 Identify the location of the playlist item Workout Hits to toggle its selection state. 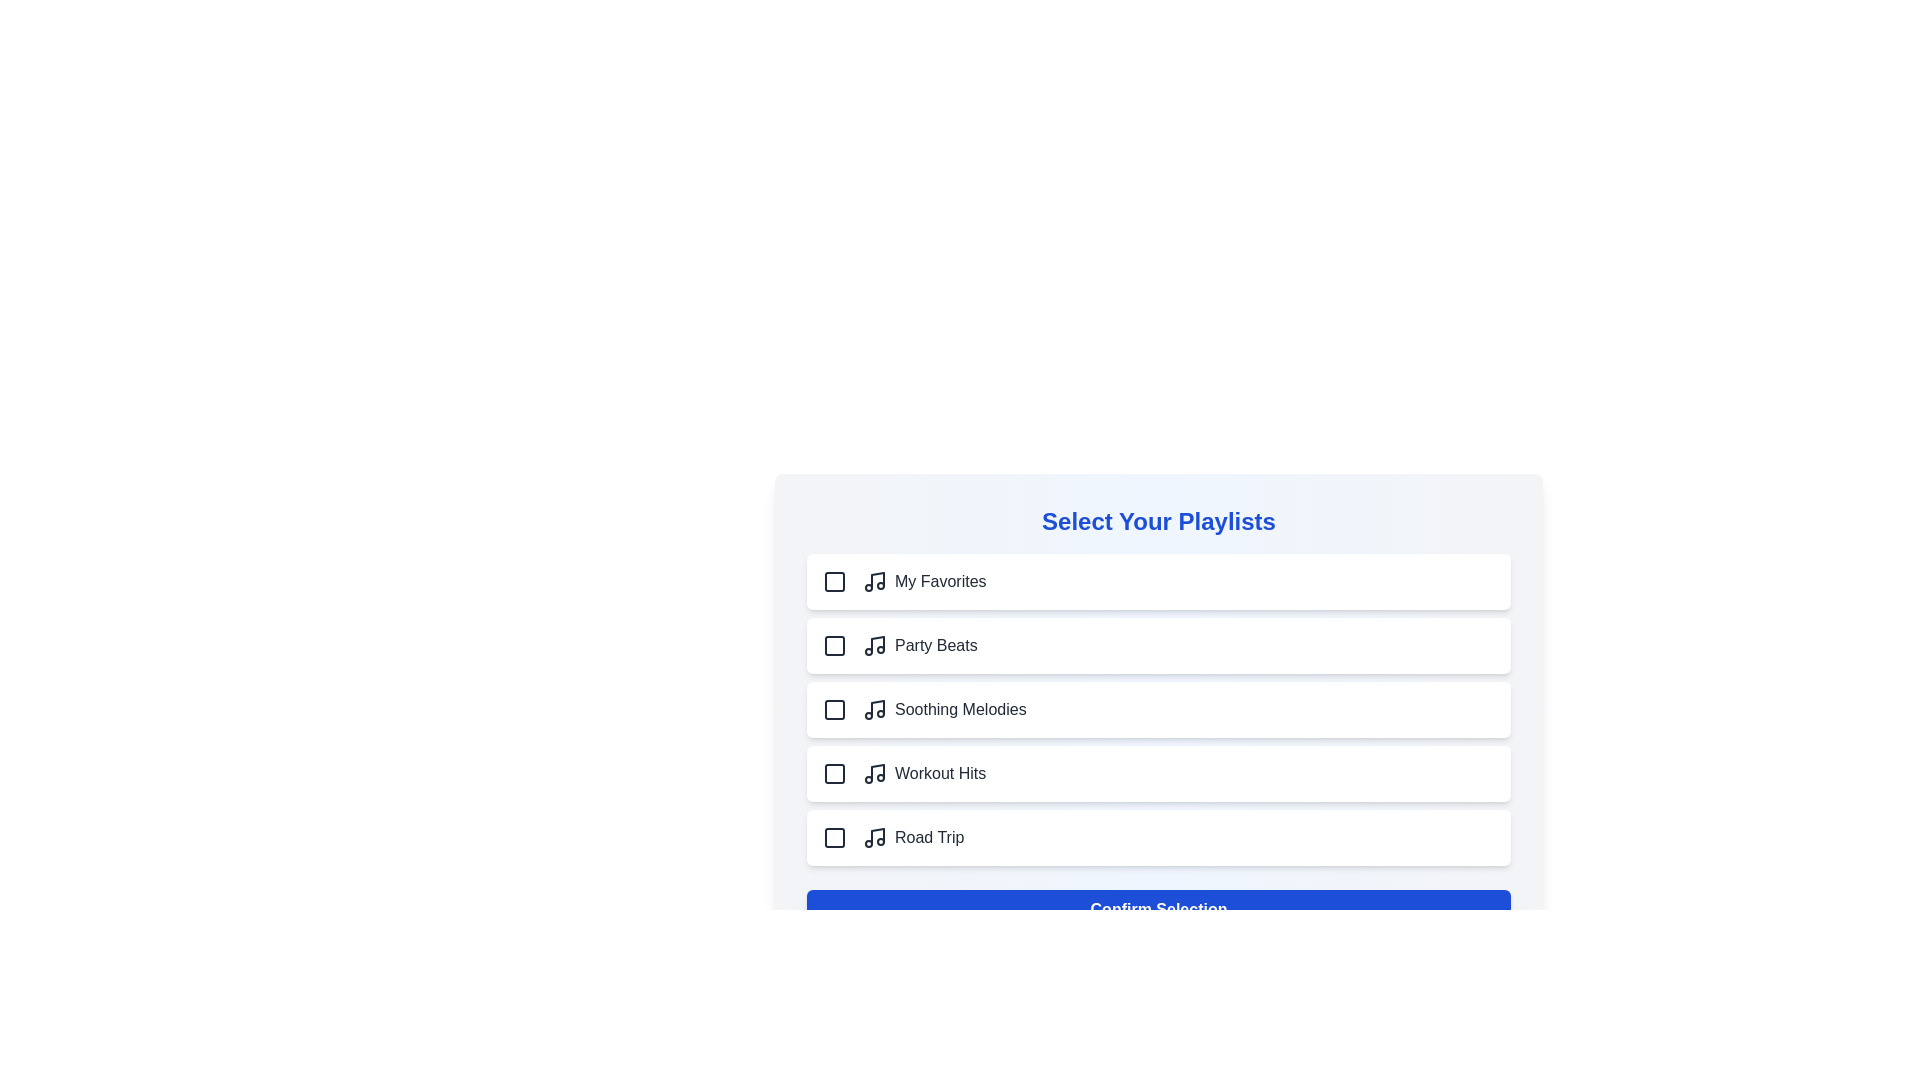
(1158, 773).